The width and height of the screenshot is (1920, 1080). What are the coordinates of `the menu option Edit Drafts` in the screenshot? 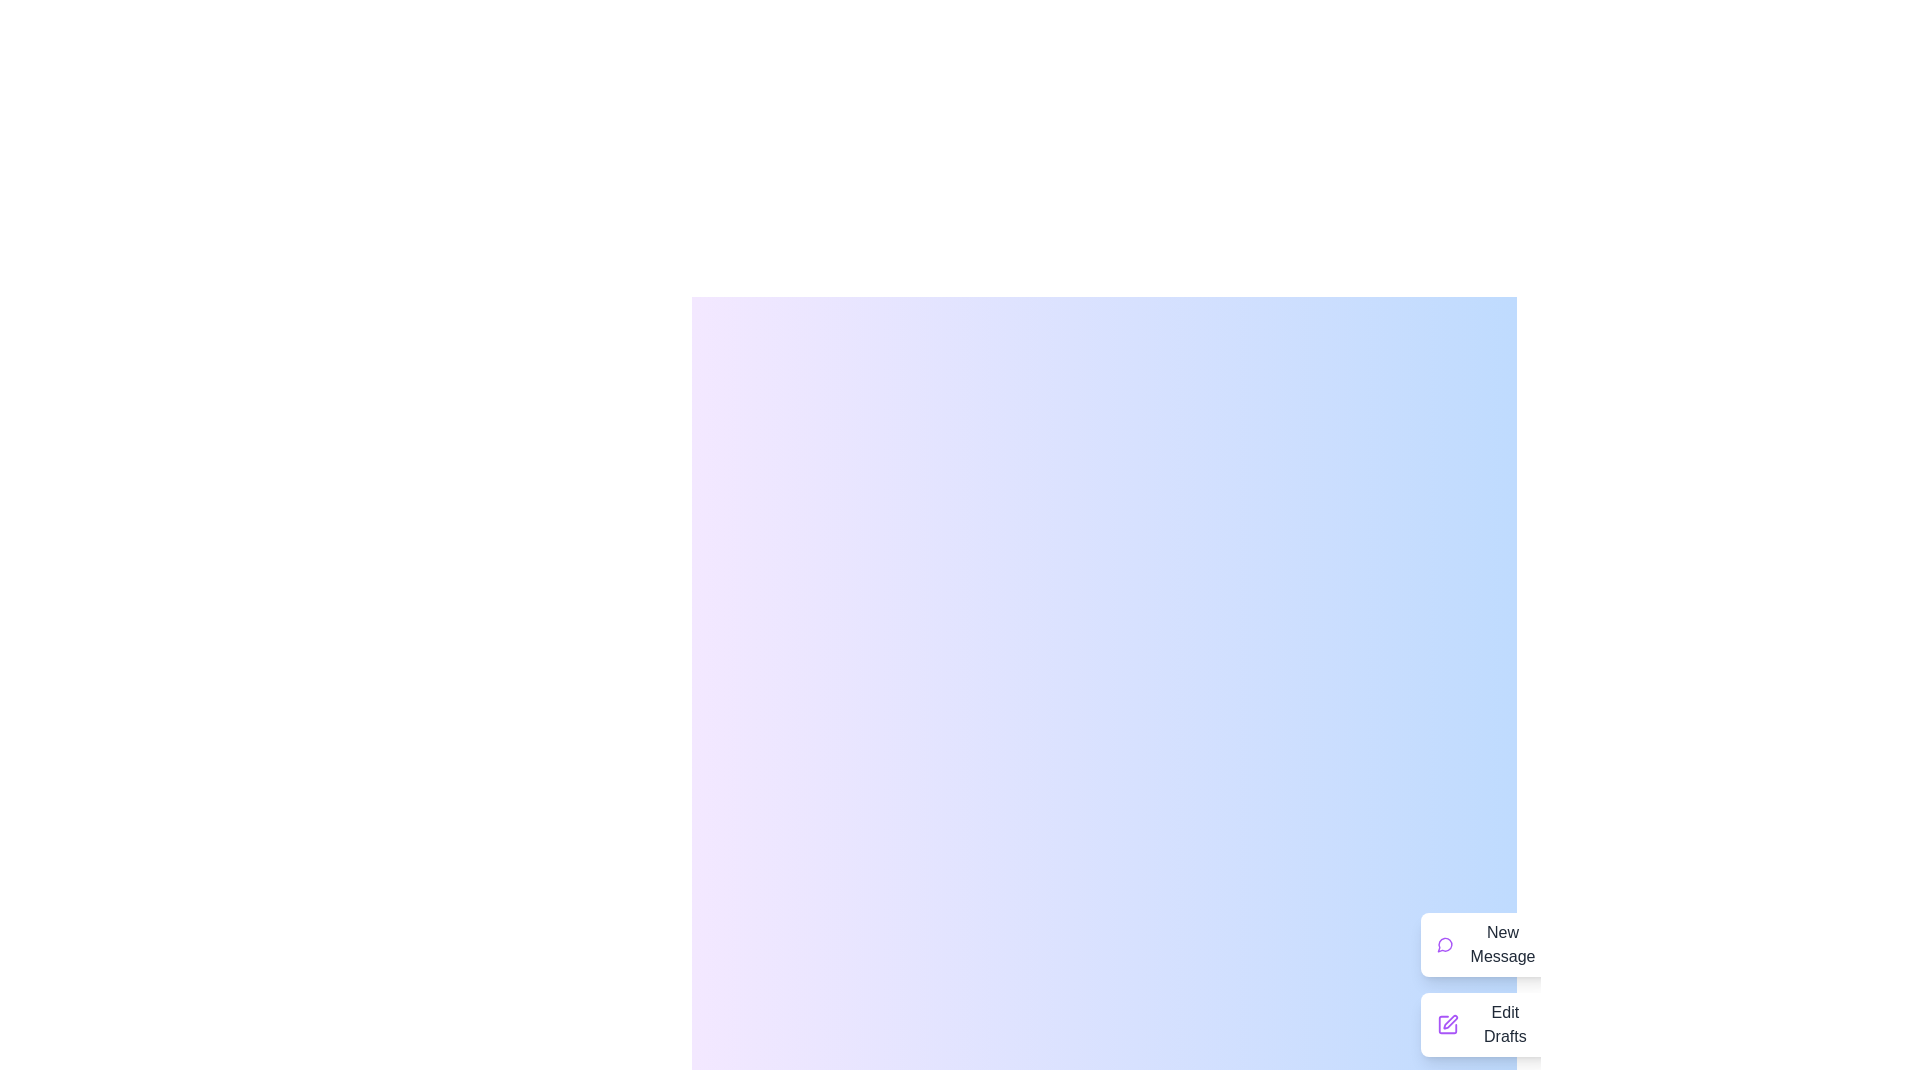 It's located at (1488, 1025).